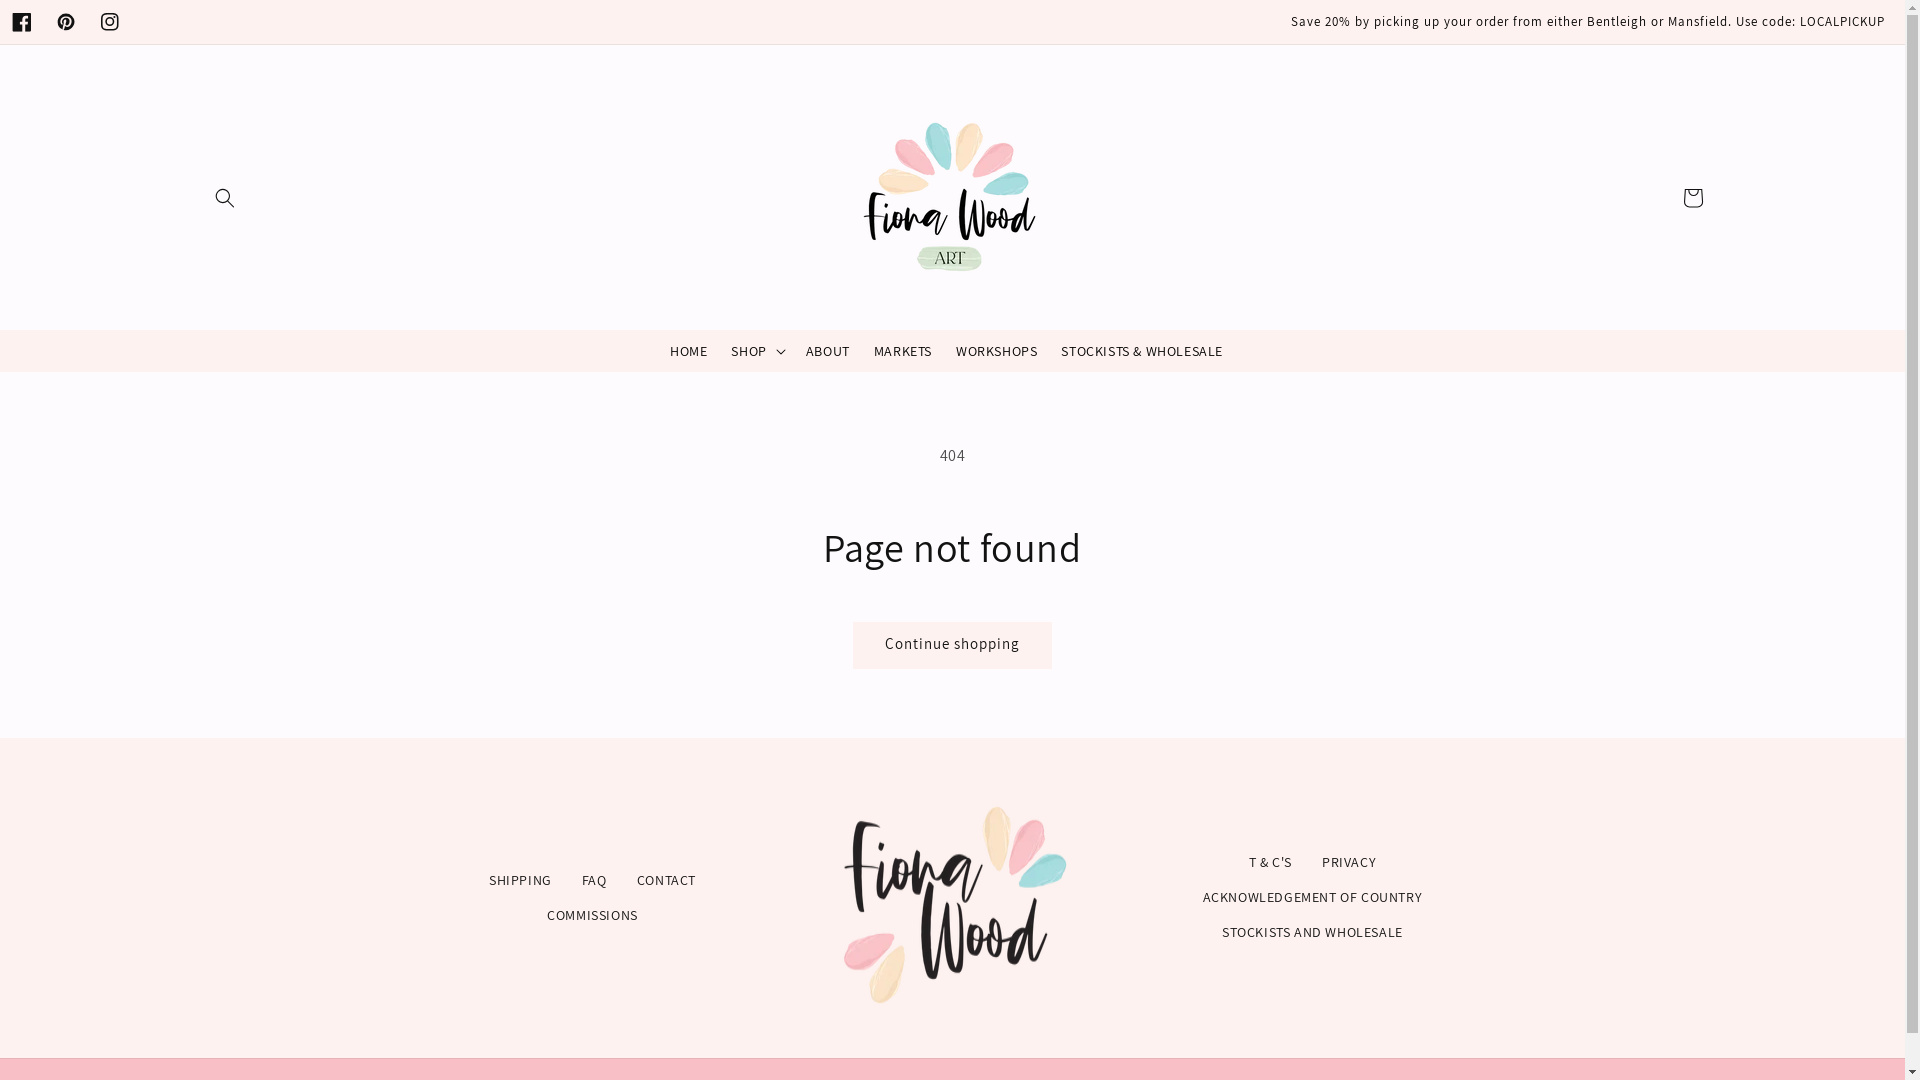  Describe the element at coordinates (22, 22) in the screenshot. I see `'Facebook'` at that location.